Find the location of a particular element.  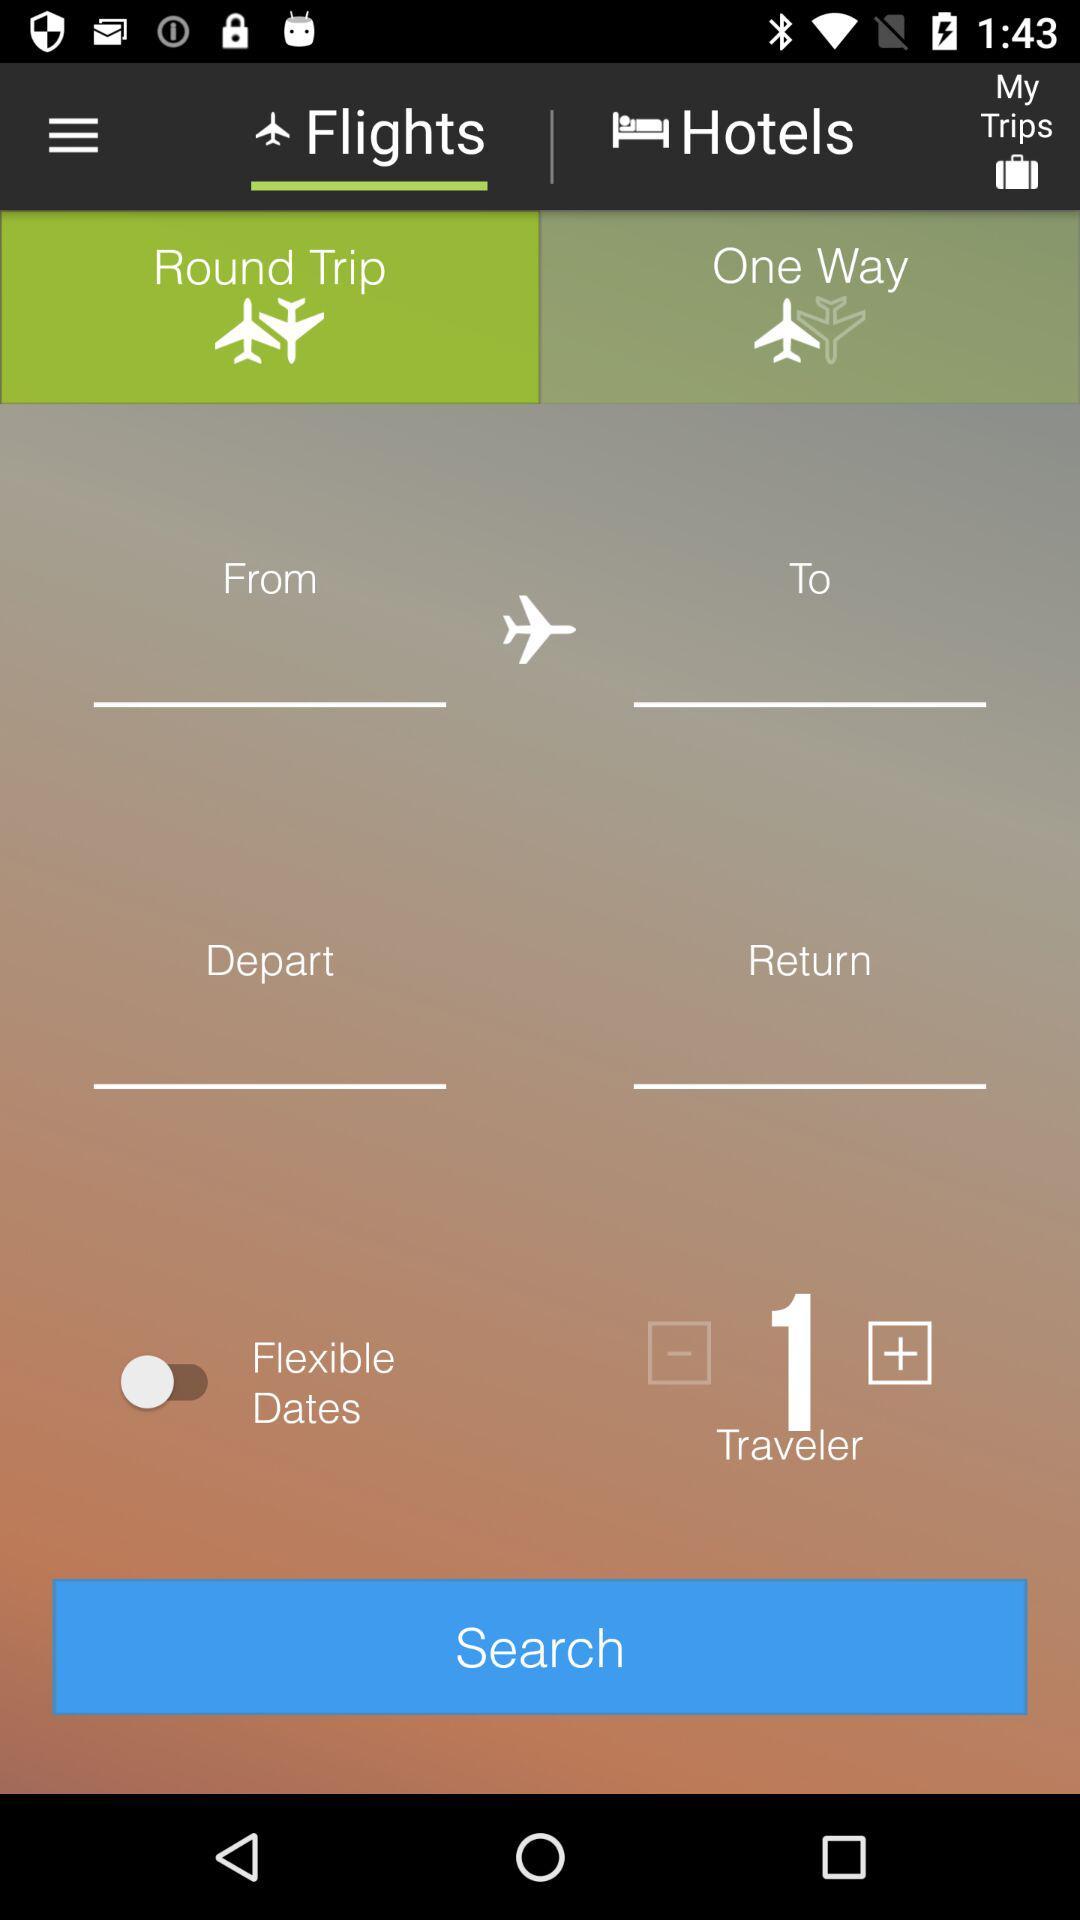

item above round trip is located at coordinates (72, 135).